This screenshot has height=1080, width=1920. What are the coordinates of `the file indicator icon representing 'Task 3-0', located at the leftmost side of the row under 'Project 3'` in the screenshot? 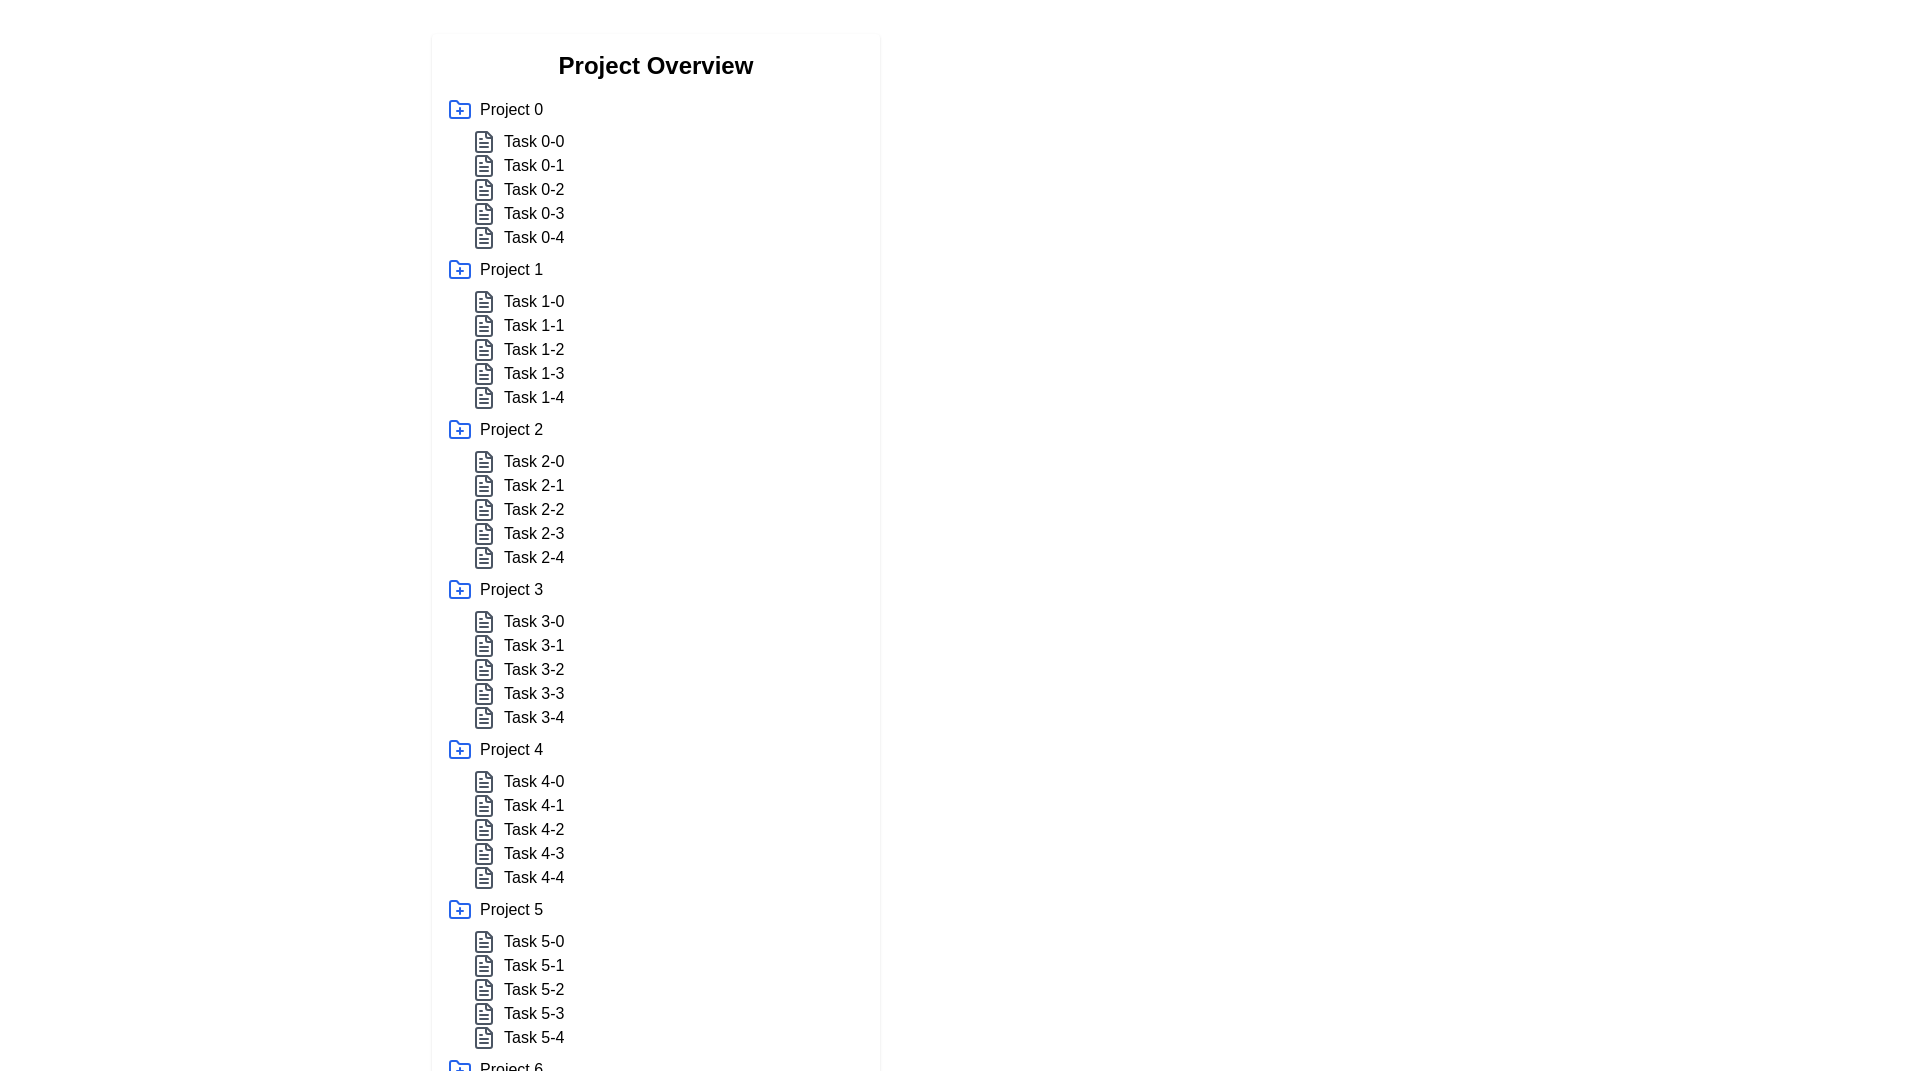 It's located at (484, 620).